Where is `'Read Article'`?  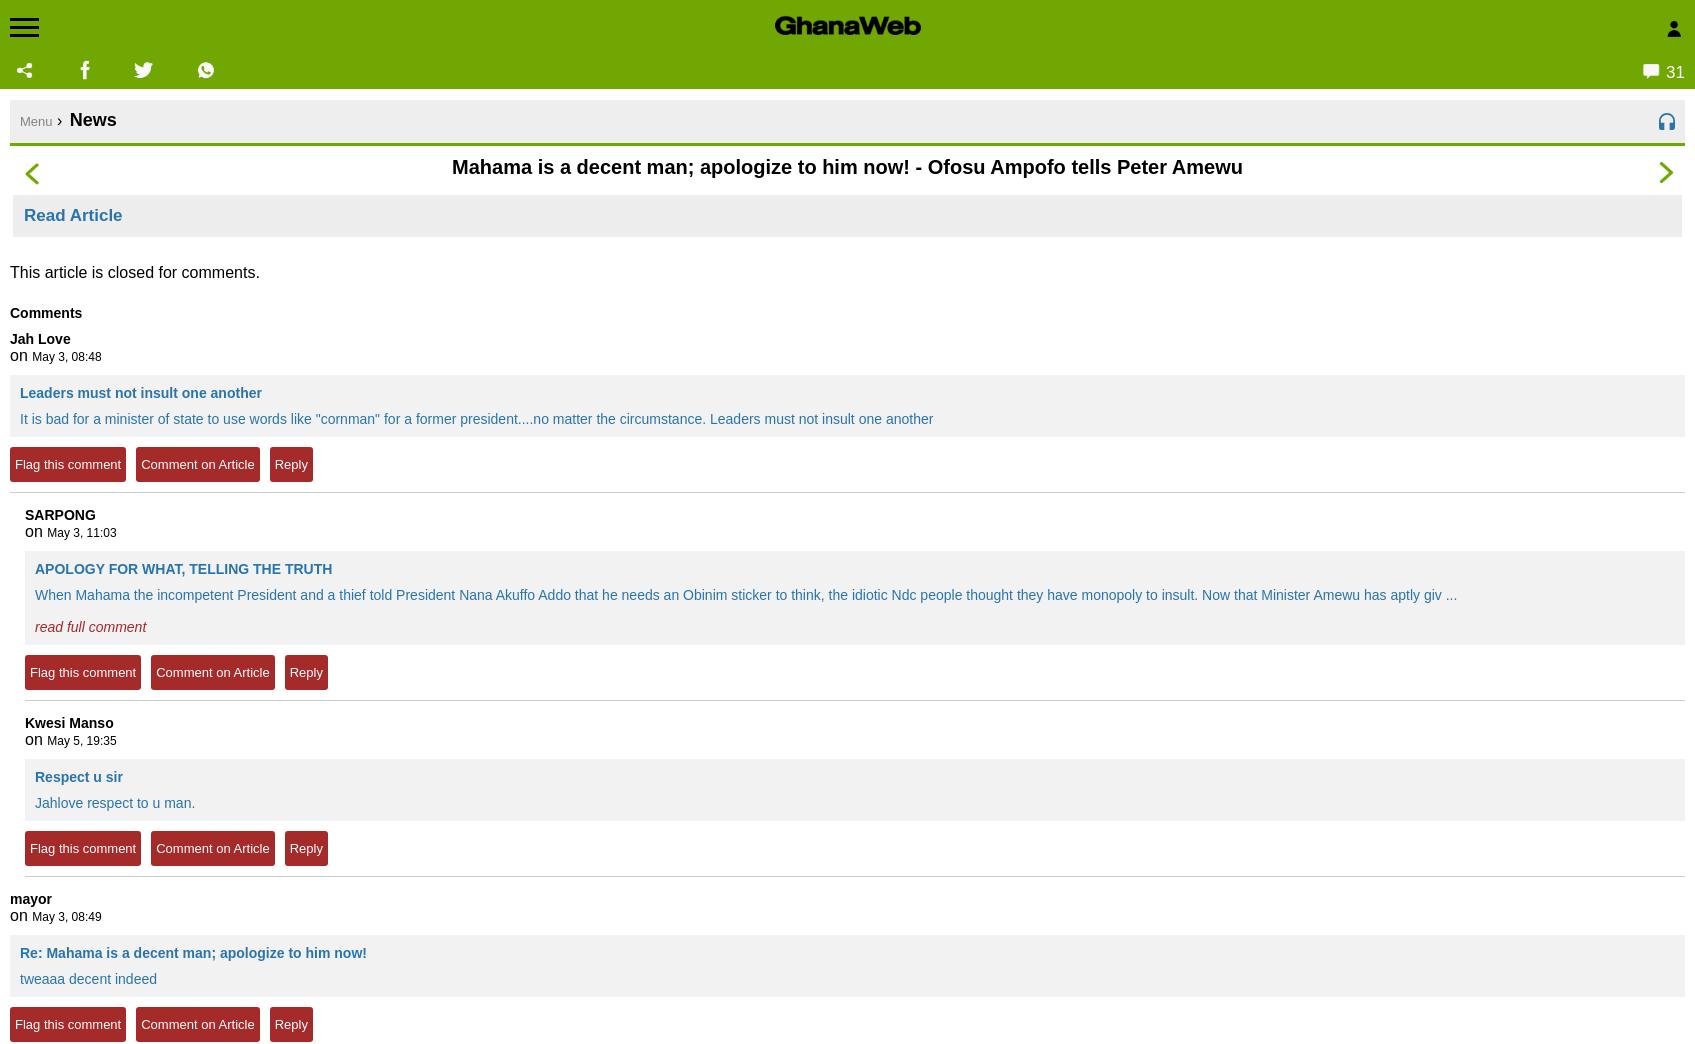
'Read Article' is located at coordinates (72, 215).